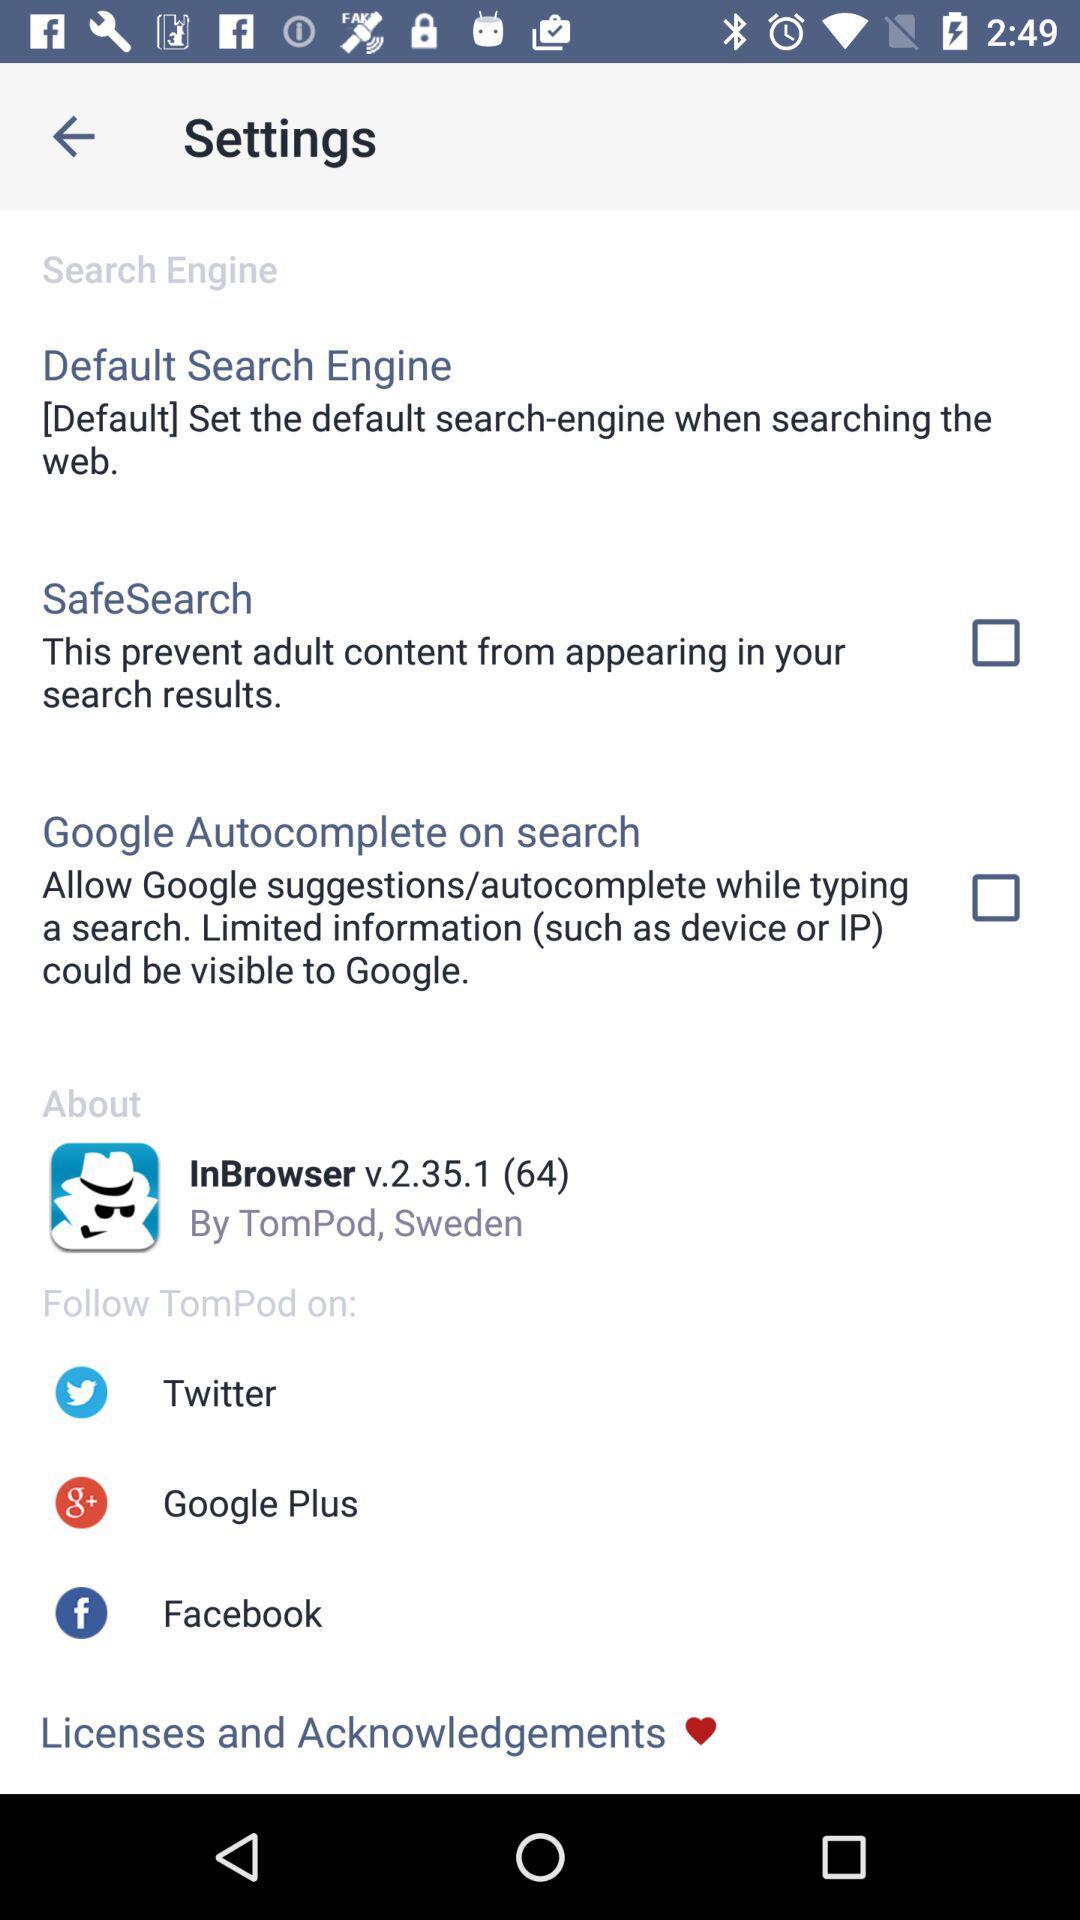 The image size is (1080, 1920). Describe the element at coordinates (72, 135) in the screenshot. I see `go back` at that location.